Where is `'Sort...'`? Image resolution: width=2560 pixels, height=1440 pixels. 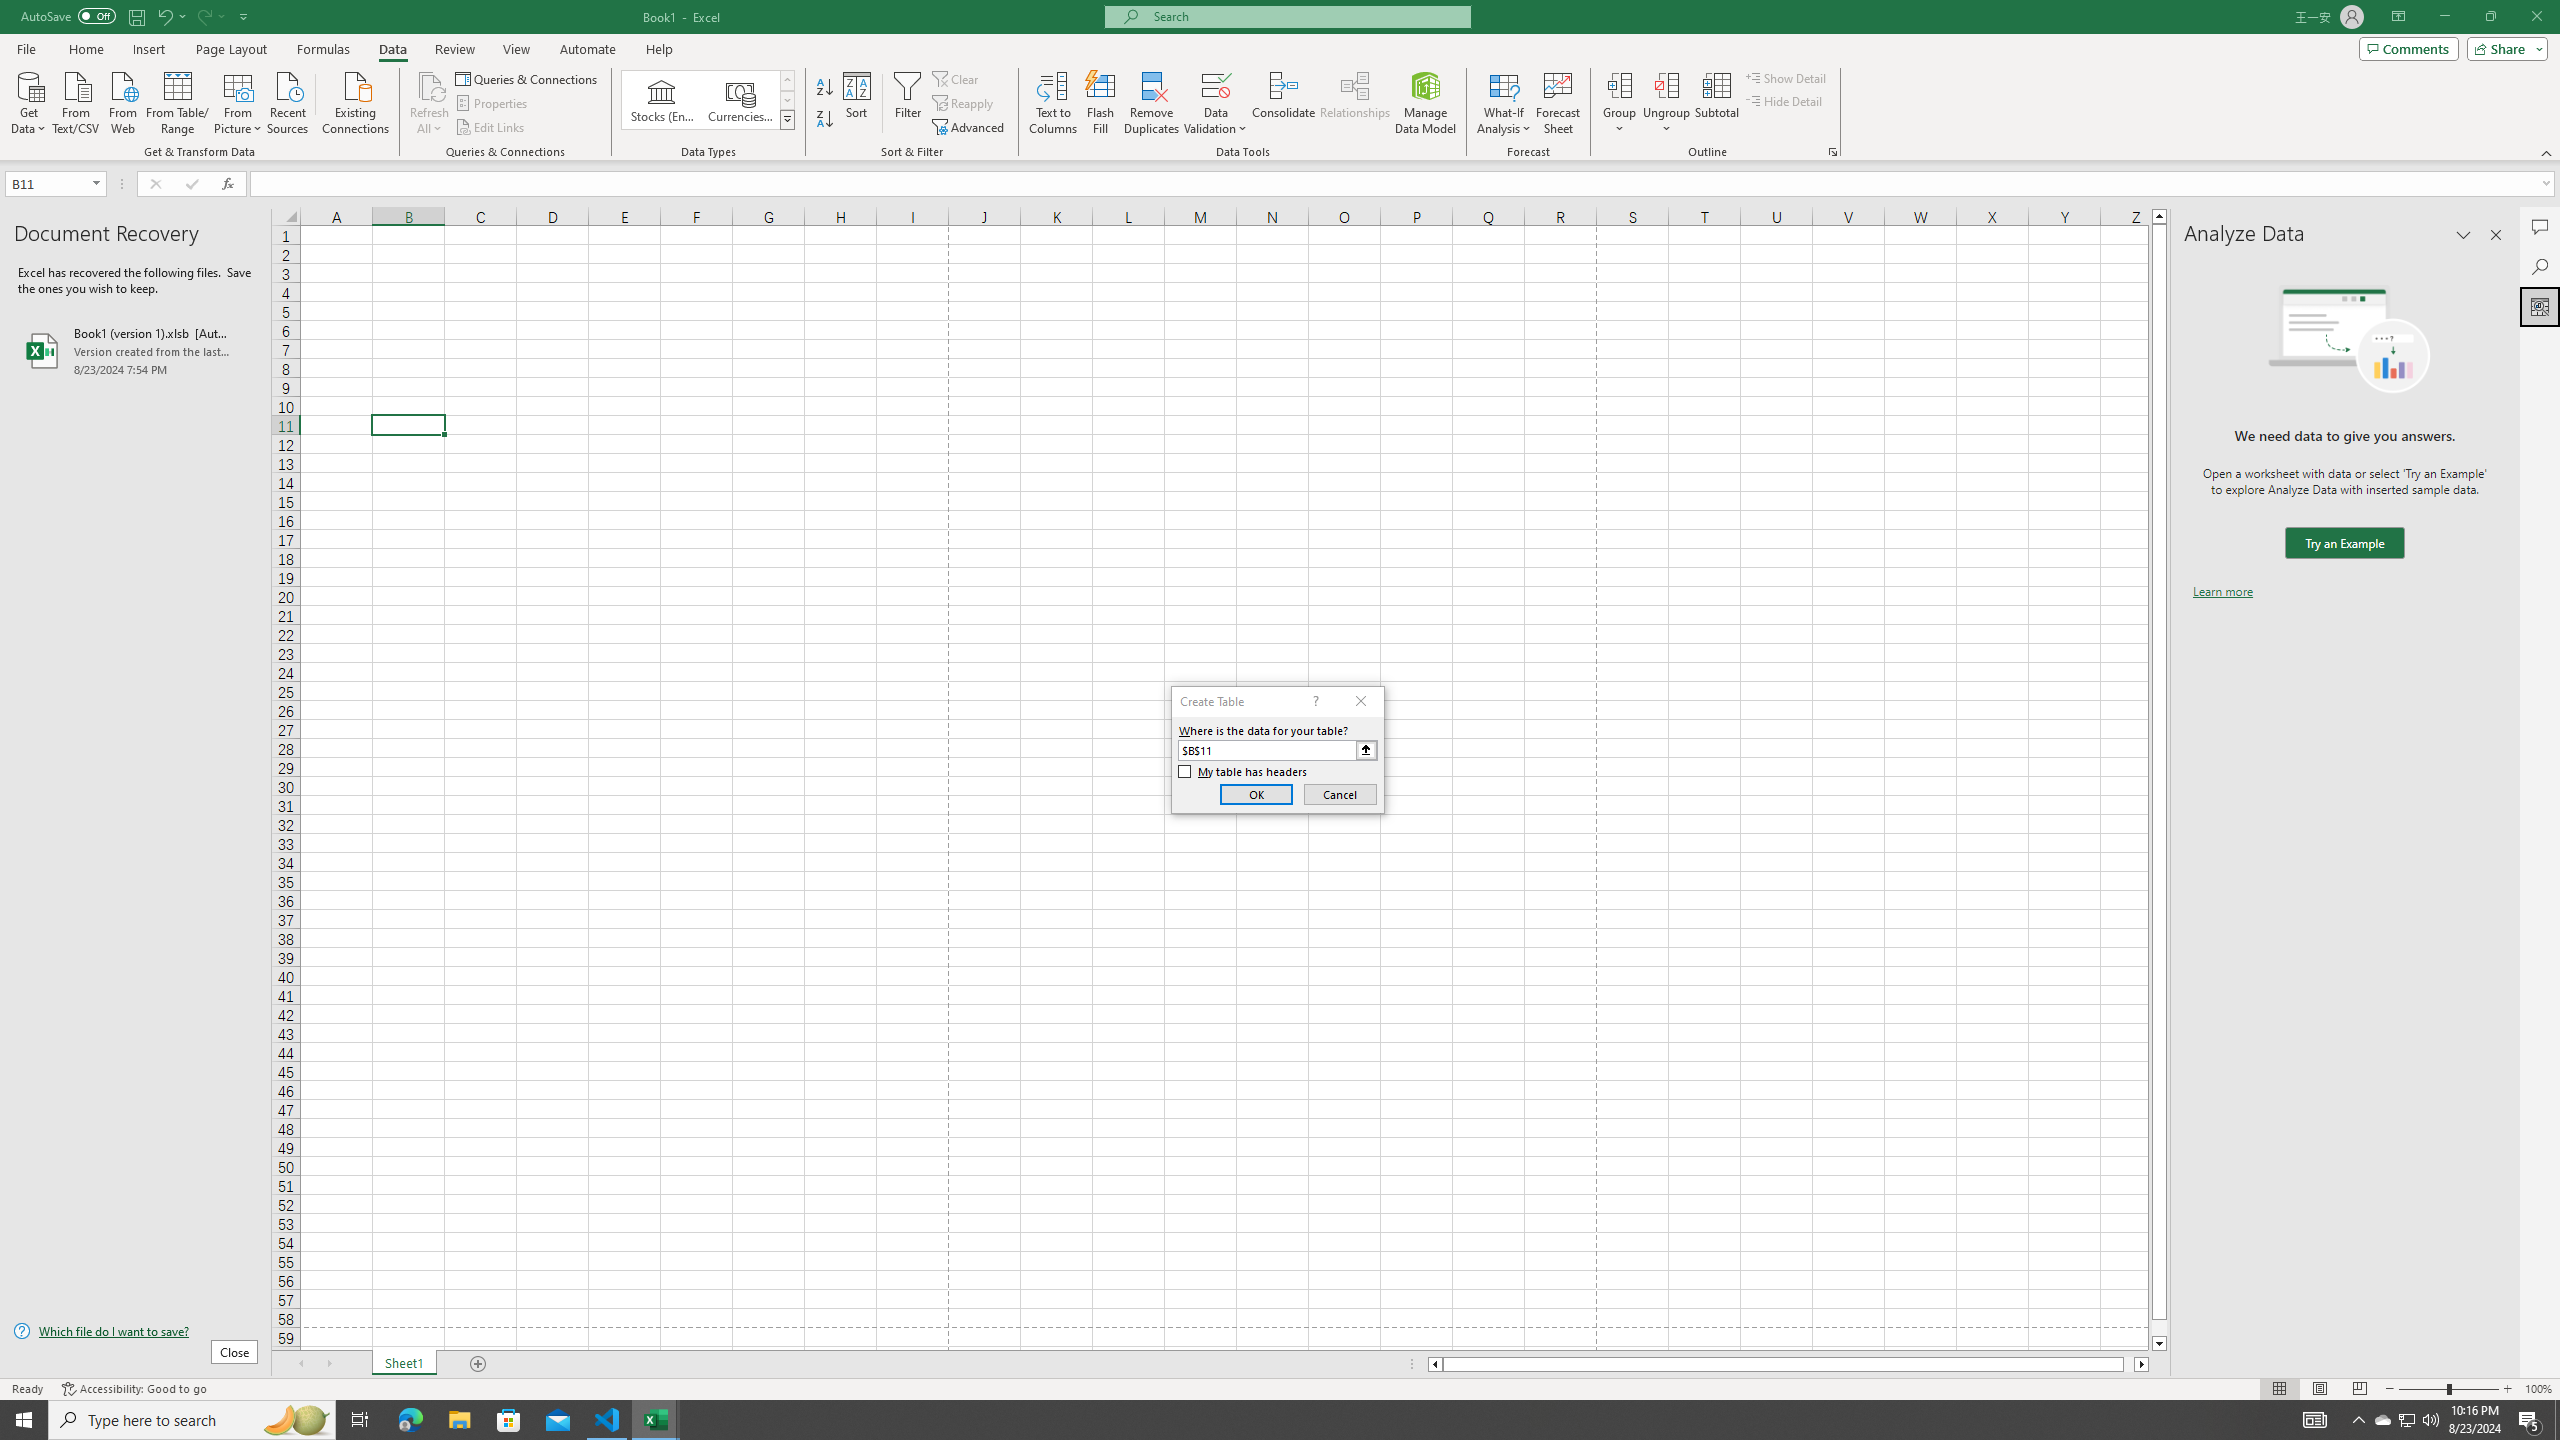 'Sort...' is located at coordinates (856, 103).